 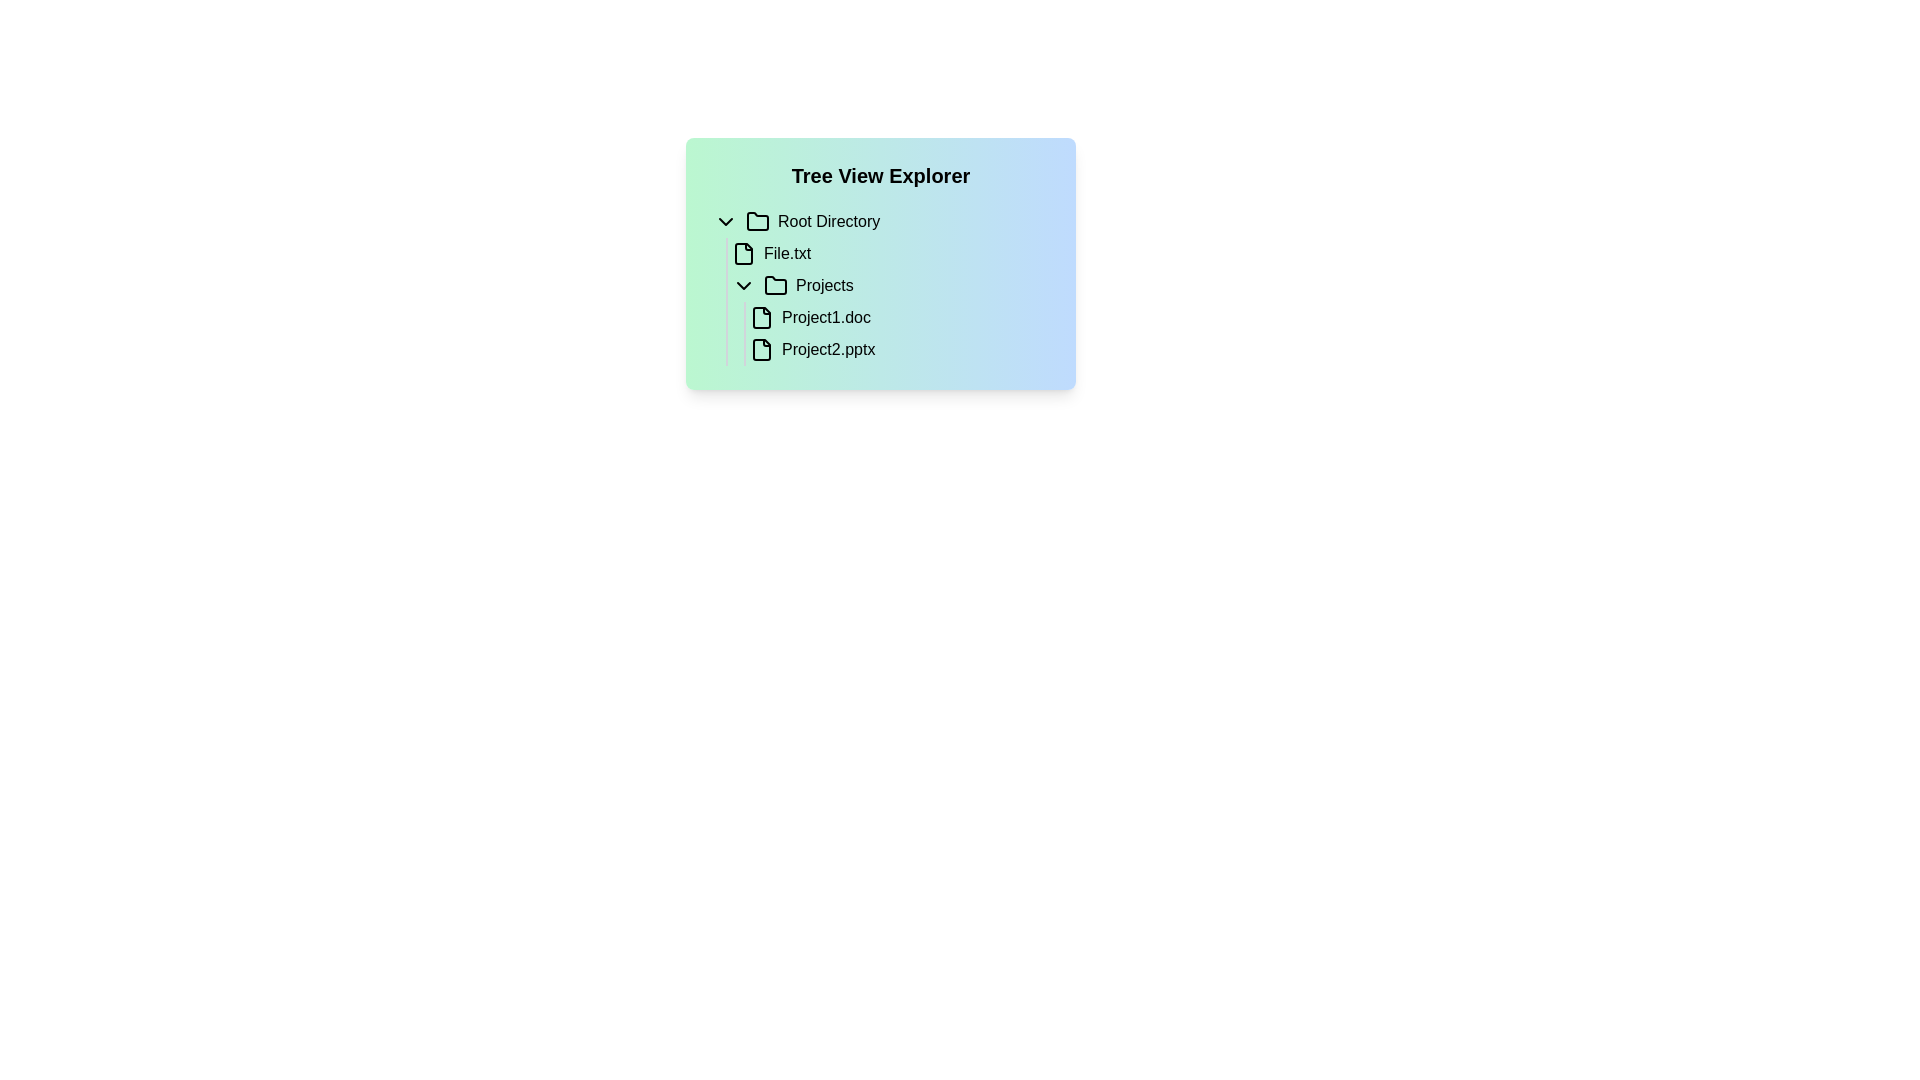 I want to click on the static text label representing the file named 'File.txt' located under the 'Root Directory' in the file explorer tree, so click(x=786, y=253).